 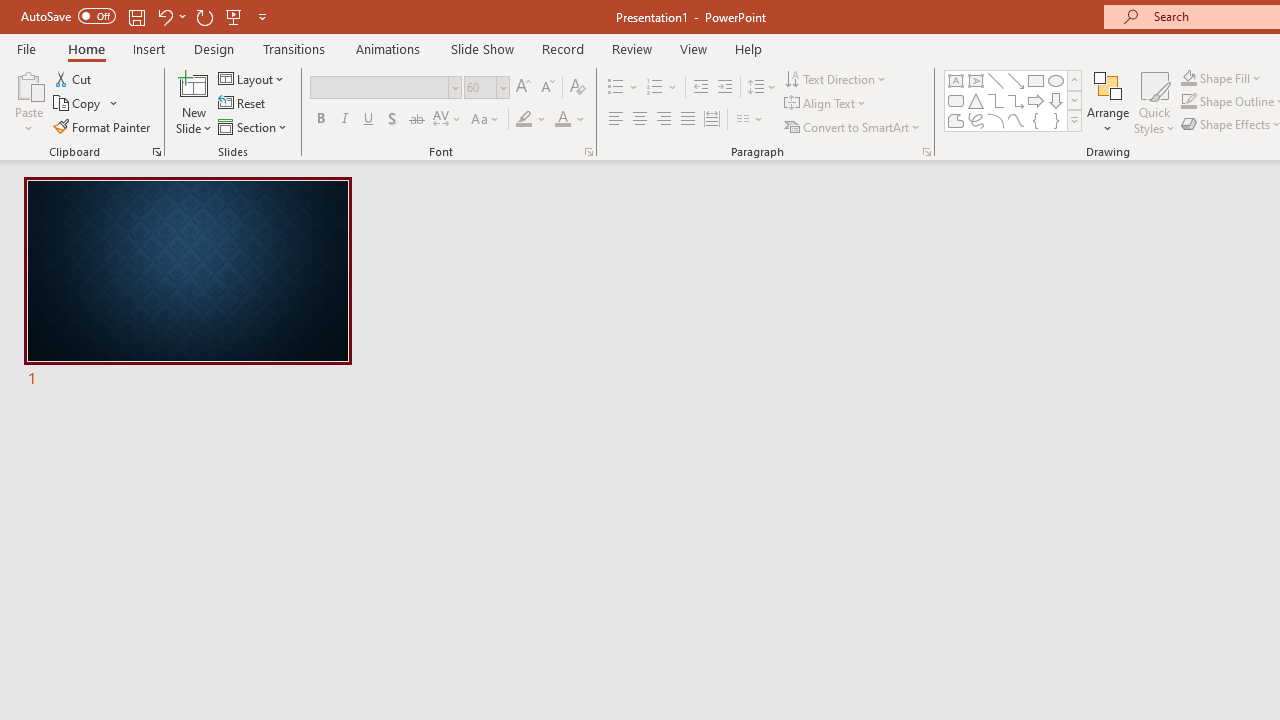 I want to click on 'Font...', so click(x=587, y=150).